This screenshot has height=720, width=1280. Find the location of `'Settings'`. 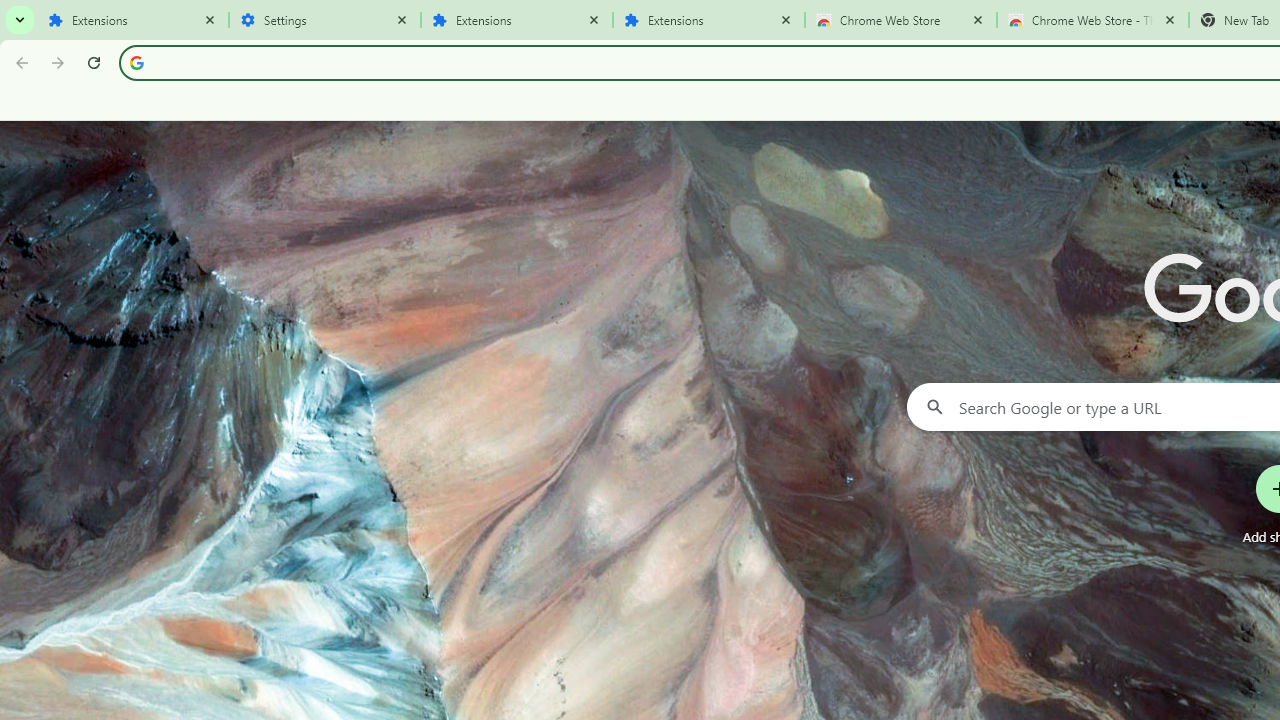

'Settings' is located at coordinates (325, 20).